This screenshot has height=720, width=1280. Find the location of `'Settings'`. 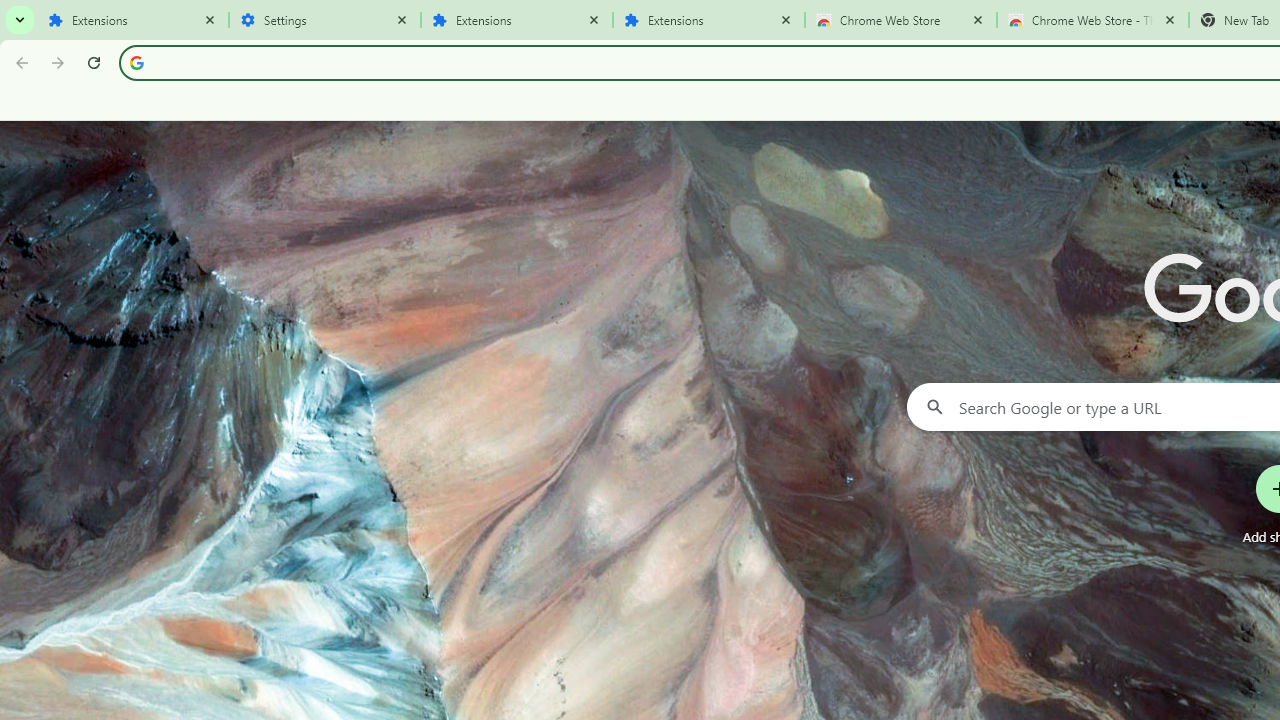

'Settings' is located at coordinates (325, 20).